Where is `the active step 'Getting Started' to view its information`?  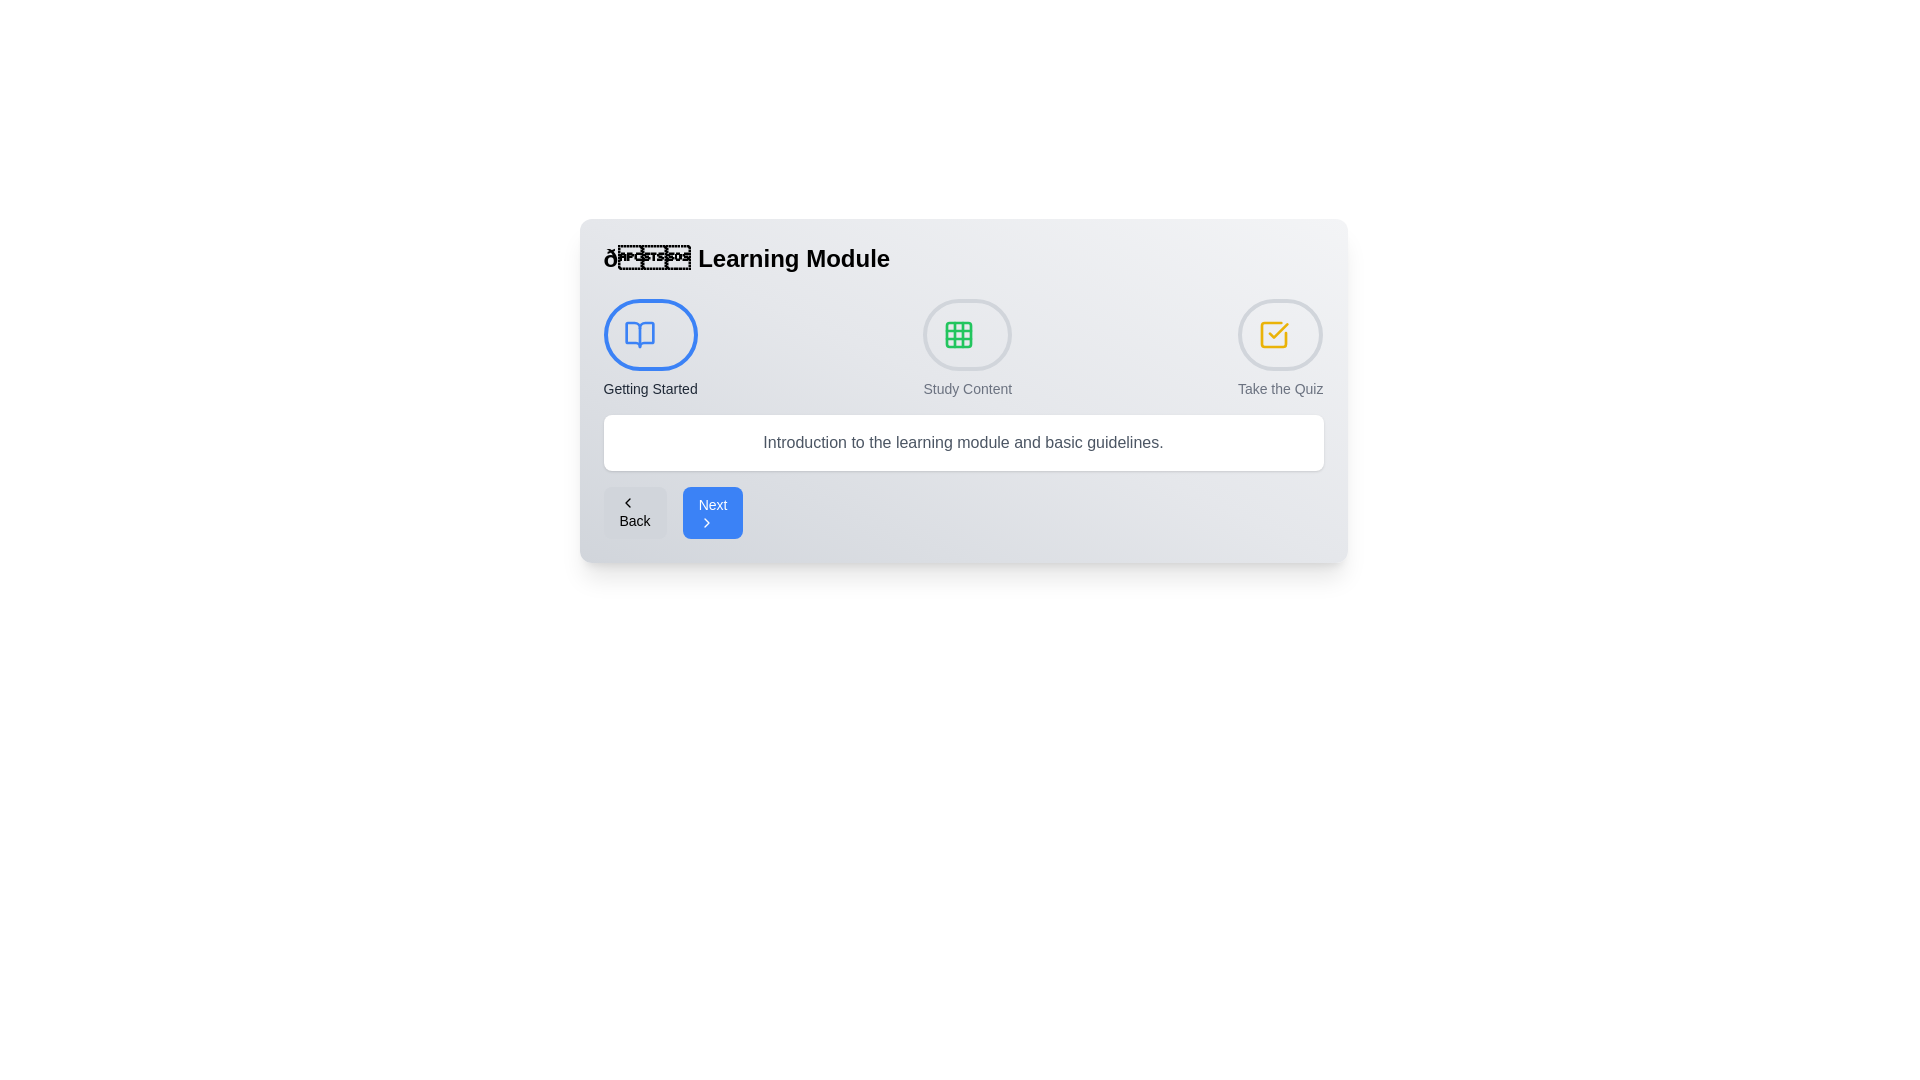
the active step 'Getting Started' to view its information is located at coordinates (649, 334).